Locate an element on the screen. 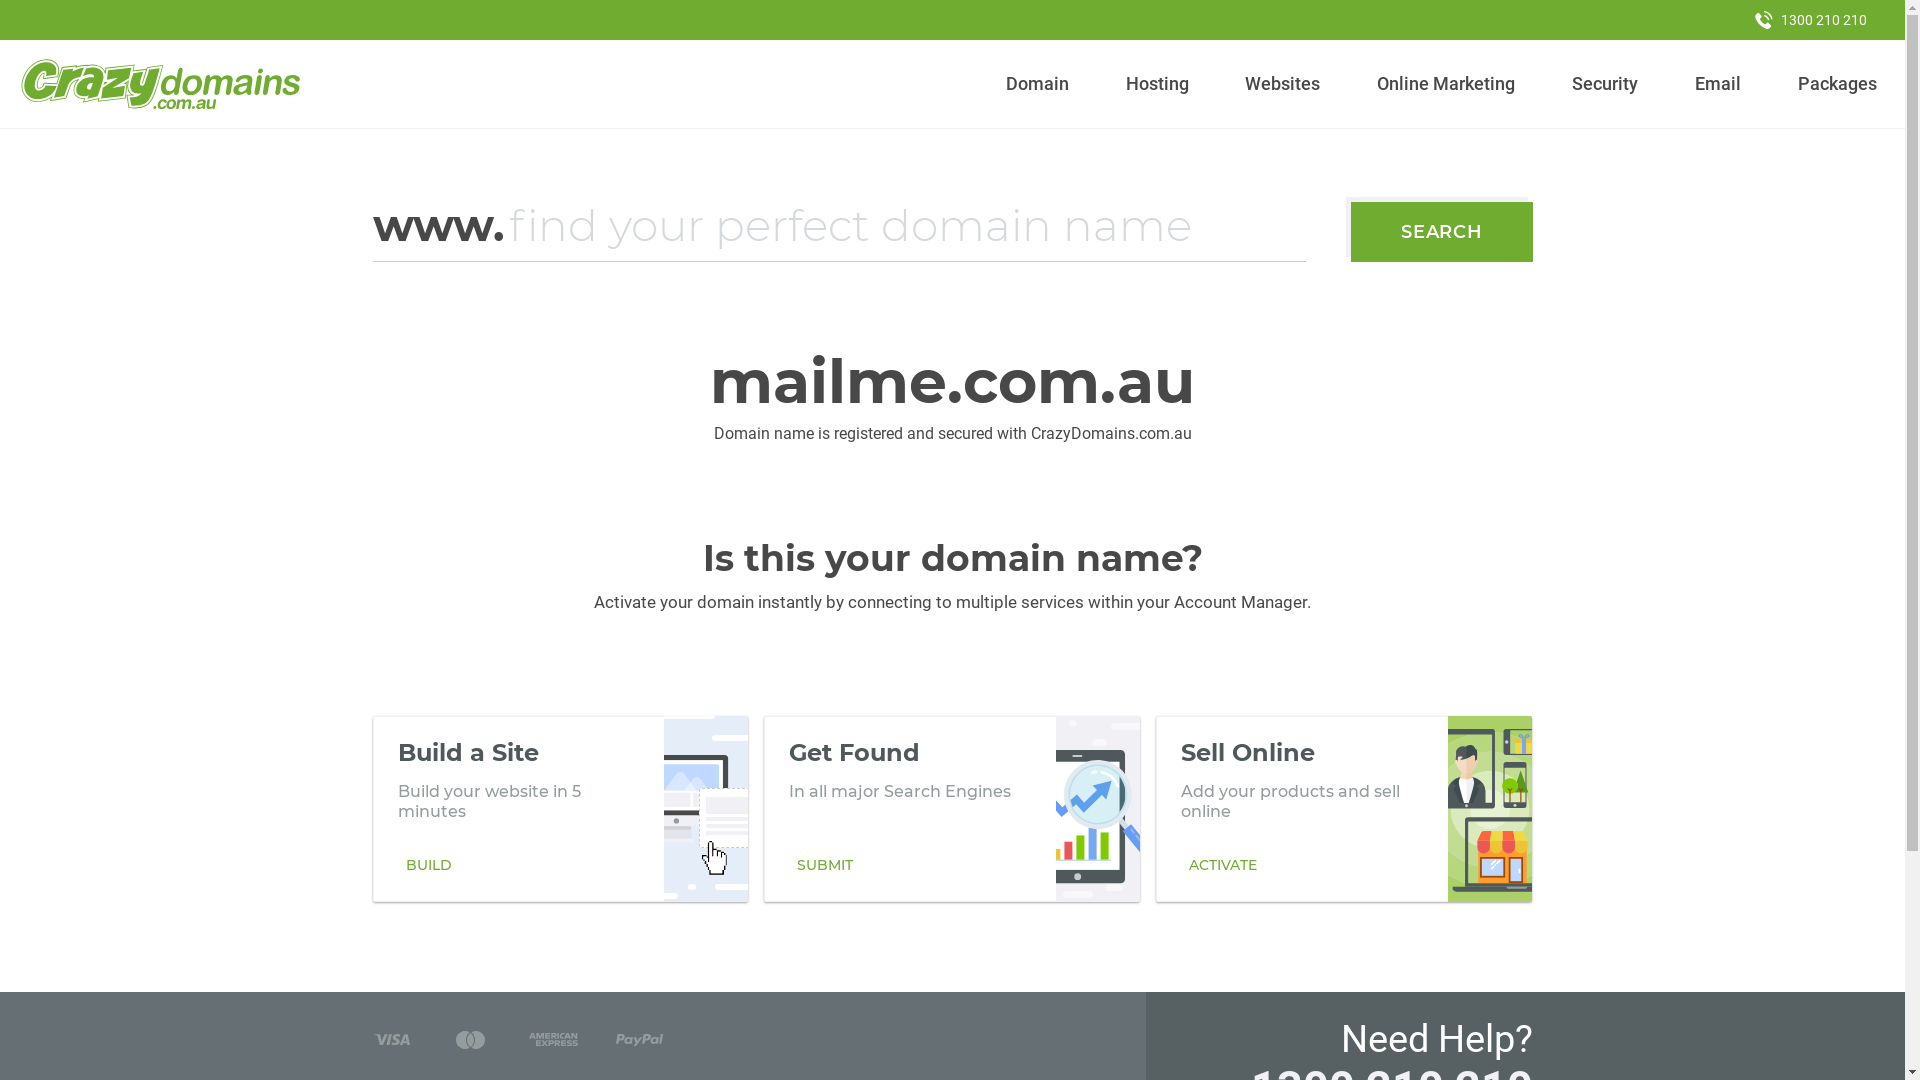 The image size is (1920, 1080). 'Websites' is located at coordinates (1282, 83).